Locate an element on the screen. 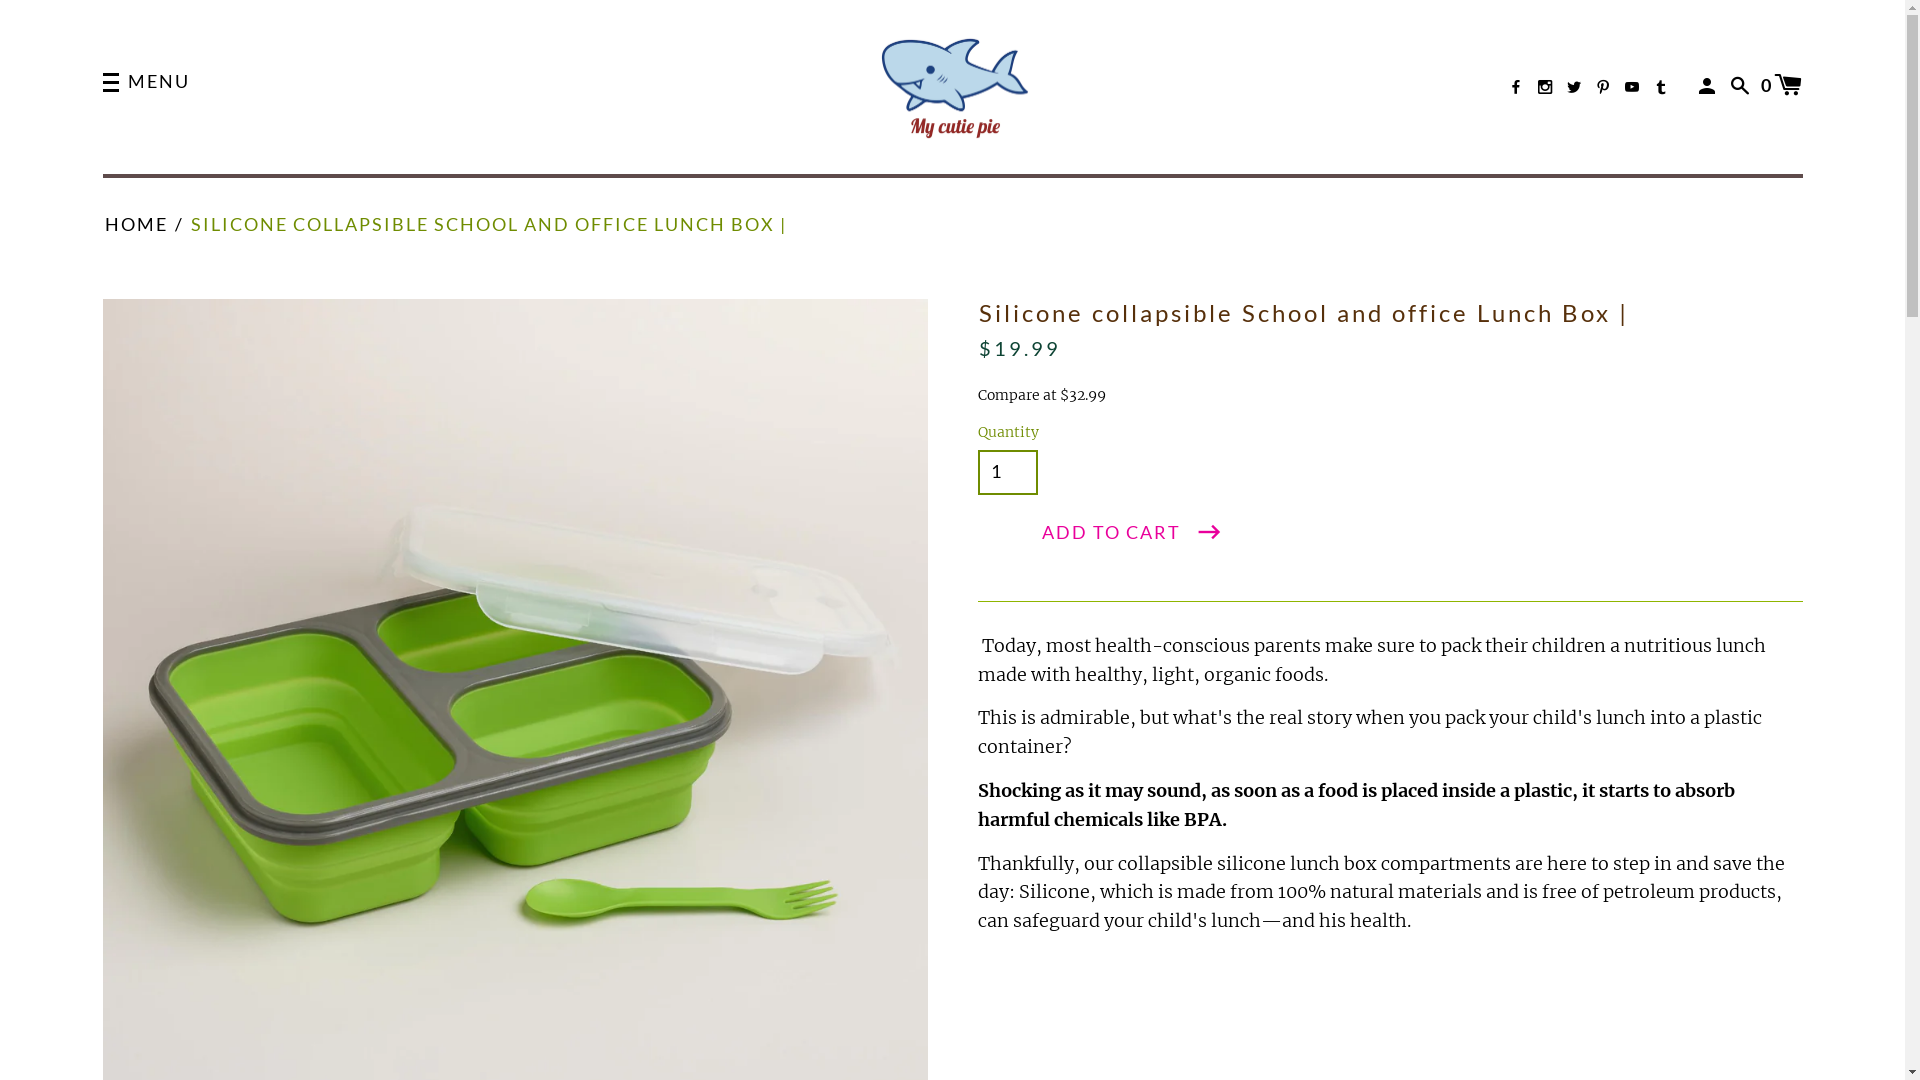 The width and height of the screenshot is (1920, 1080). '0' is located at coordinates (1781, 83).